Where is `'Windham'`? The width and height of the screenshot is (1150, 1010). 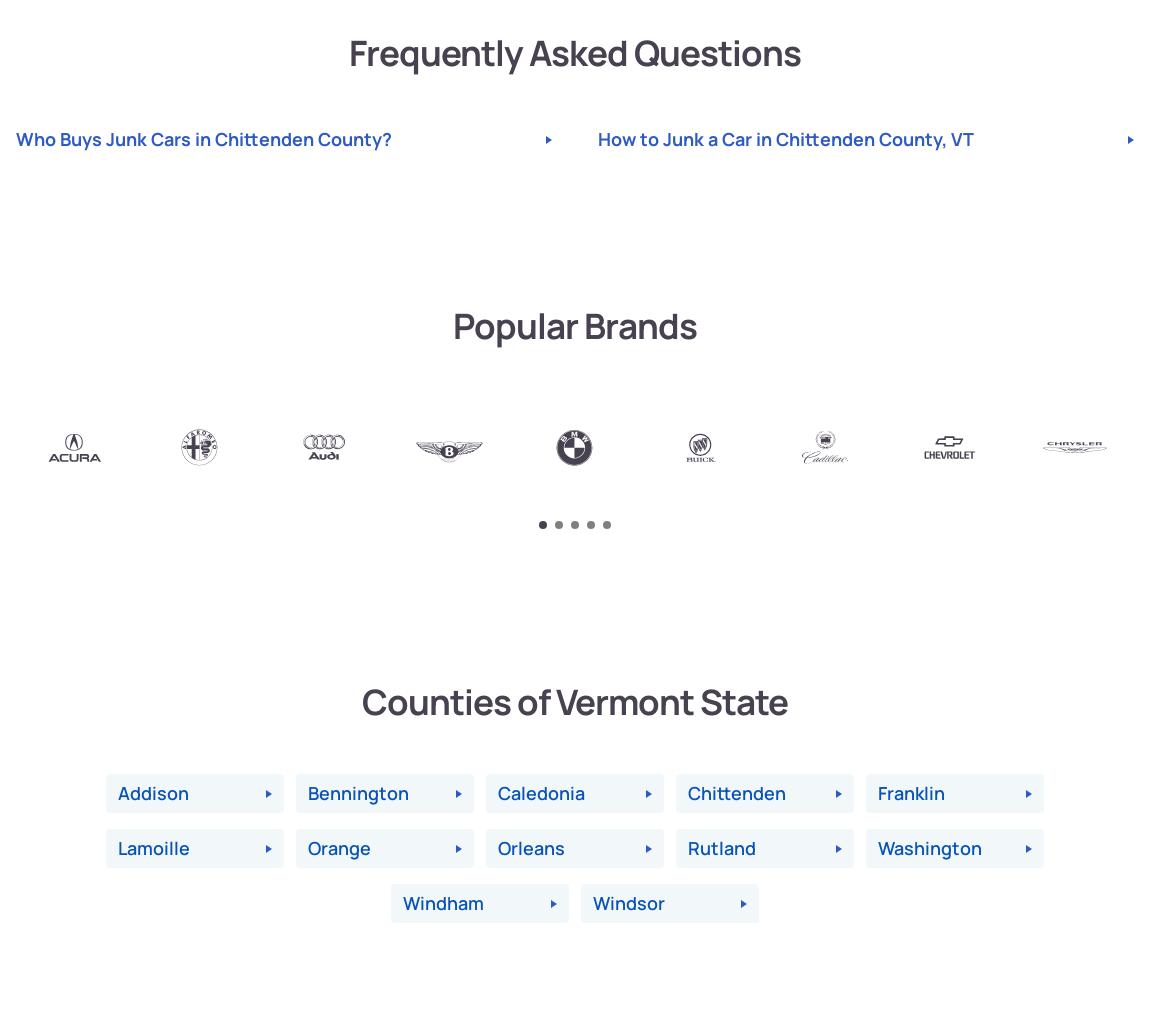
'Windham' is located at coordinates (443, 903).